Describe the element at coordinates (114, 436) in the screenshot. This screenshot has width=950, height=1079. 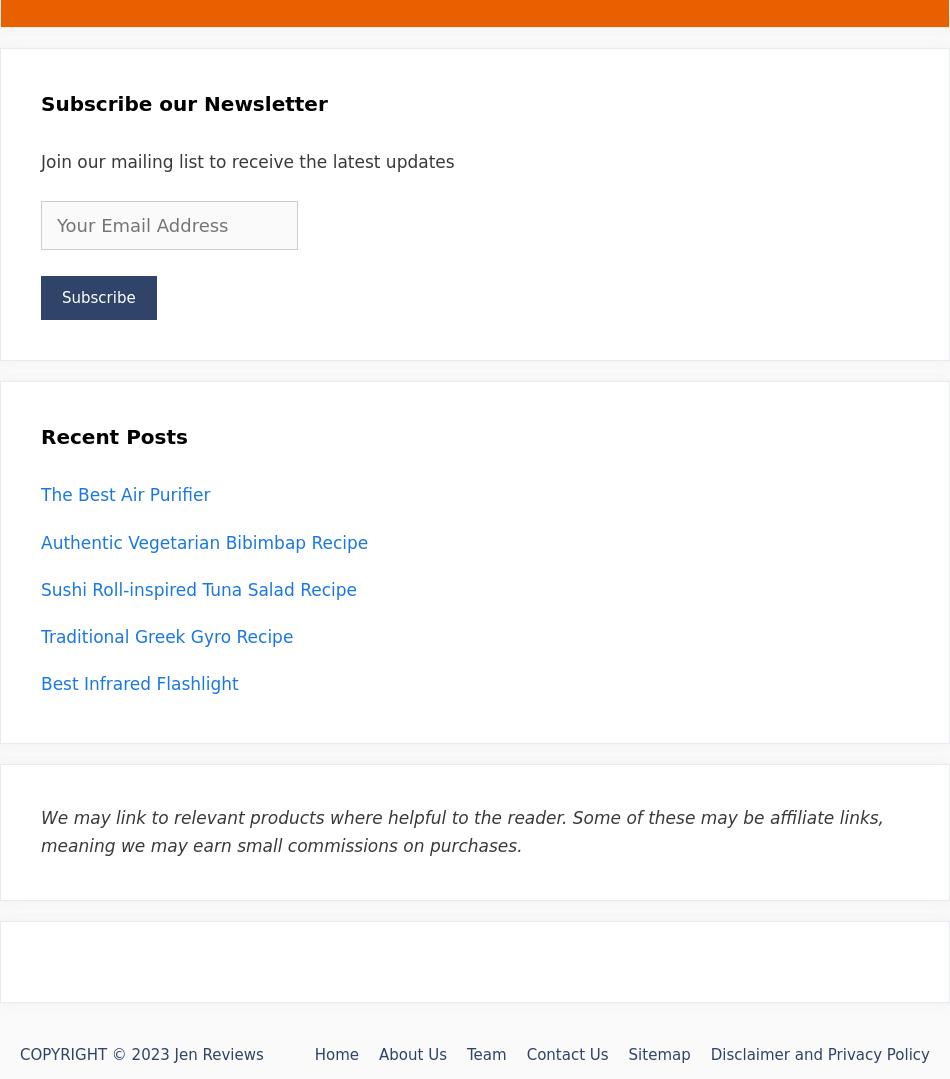
I see `'Recent Posts'` at that location.